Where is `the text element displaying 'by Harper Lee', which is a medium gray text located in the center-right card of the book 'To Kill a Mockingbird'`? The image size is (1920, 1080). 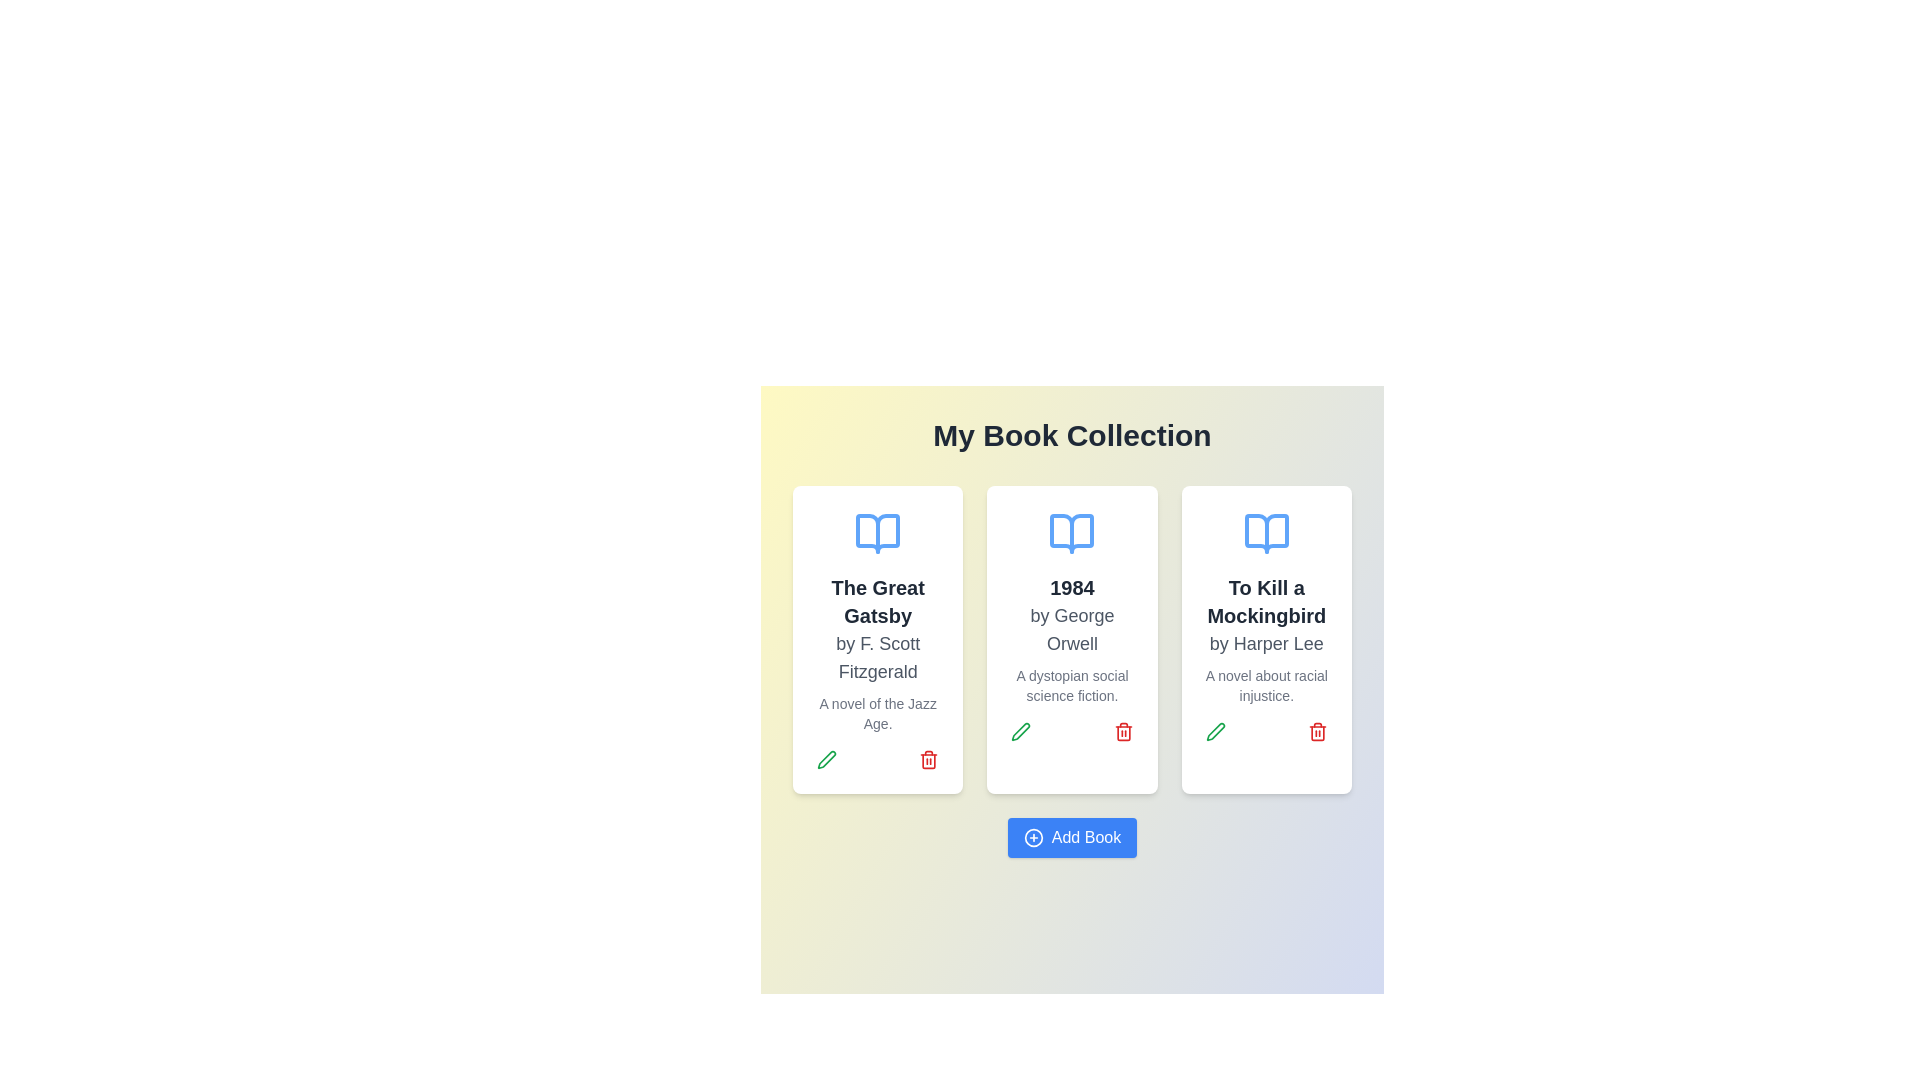 the text element displaying 'by Harper Lee', which is a medium gray text located in the center-right card of the book 'To Kill a Mockingbird' is located at coordinates (1265, 644).